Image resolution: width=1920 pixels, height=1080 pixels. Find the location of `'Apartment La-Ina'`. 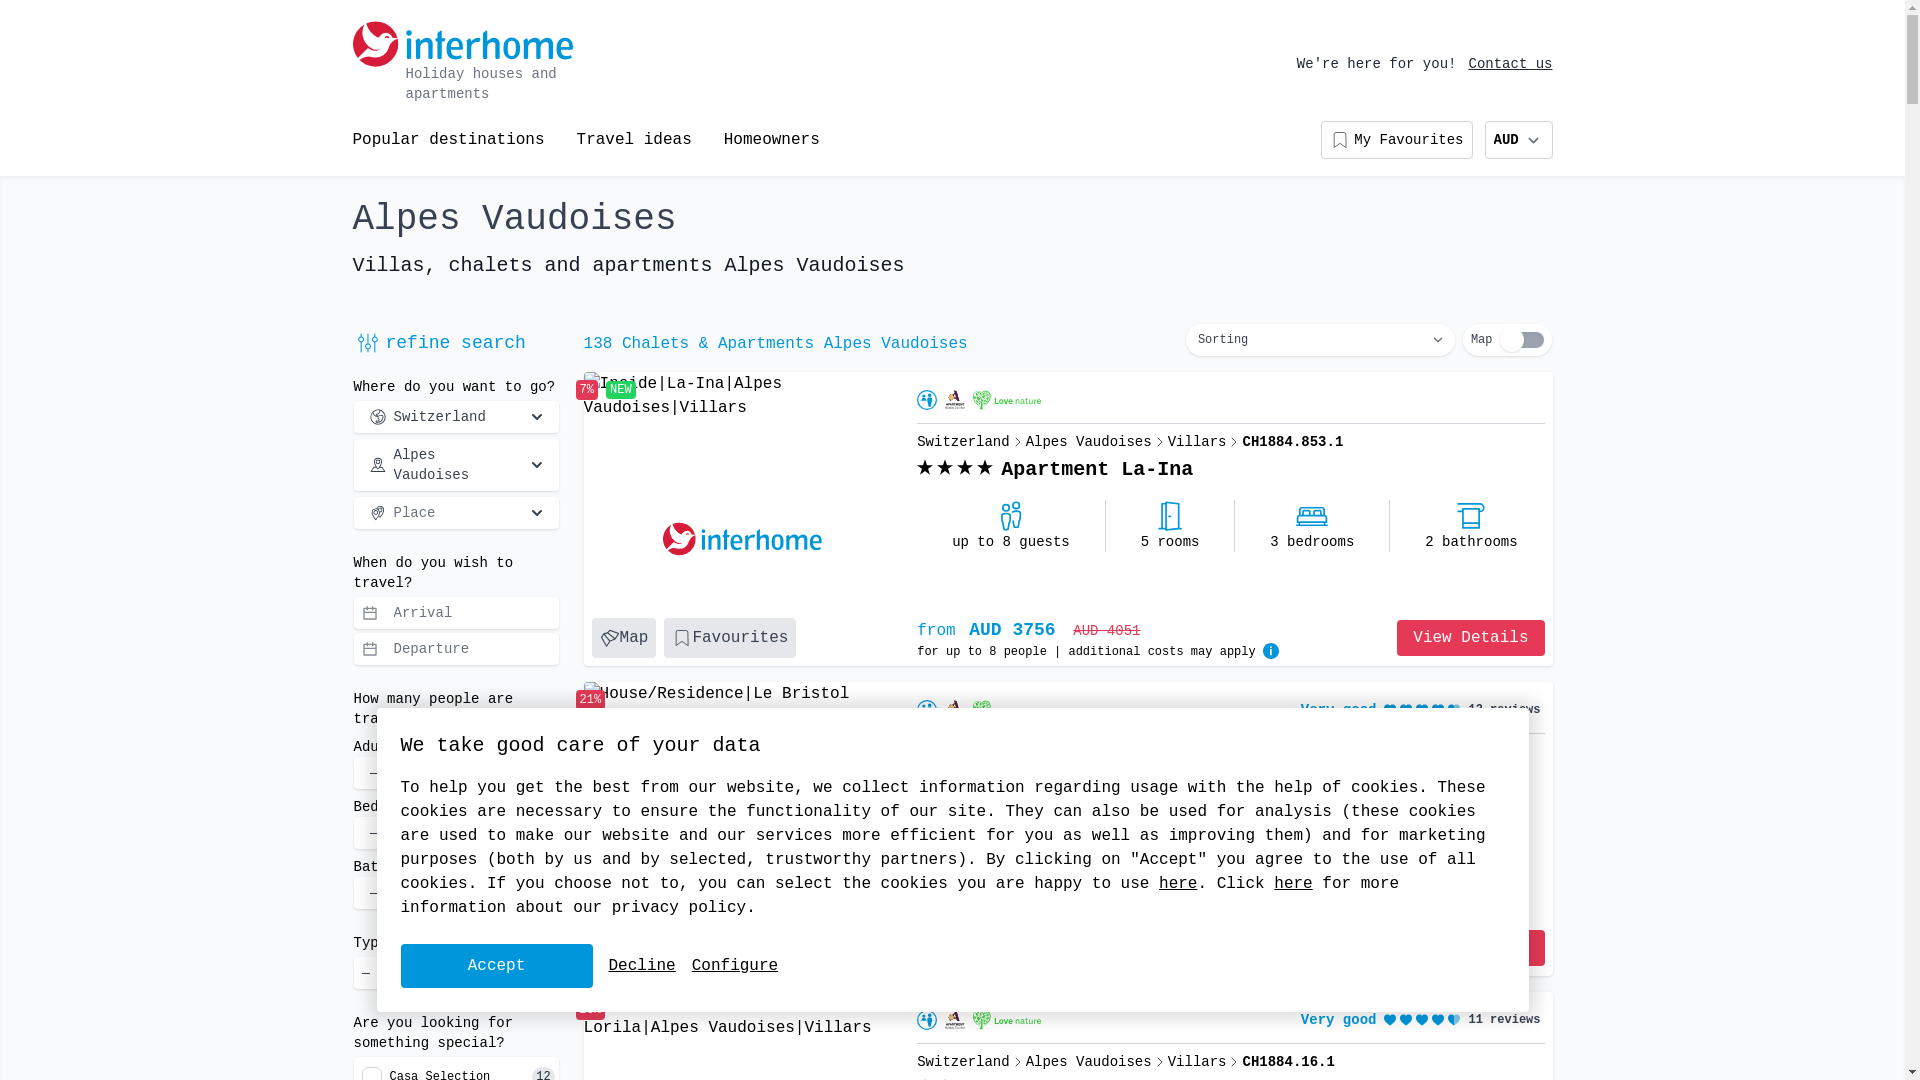

'Apartment La-Ina' is located at coordinates (1096, 470).